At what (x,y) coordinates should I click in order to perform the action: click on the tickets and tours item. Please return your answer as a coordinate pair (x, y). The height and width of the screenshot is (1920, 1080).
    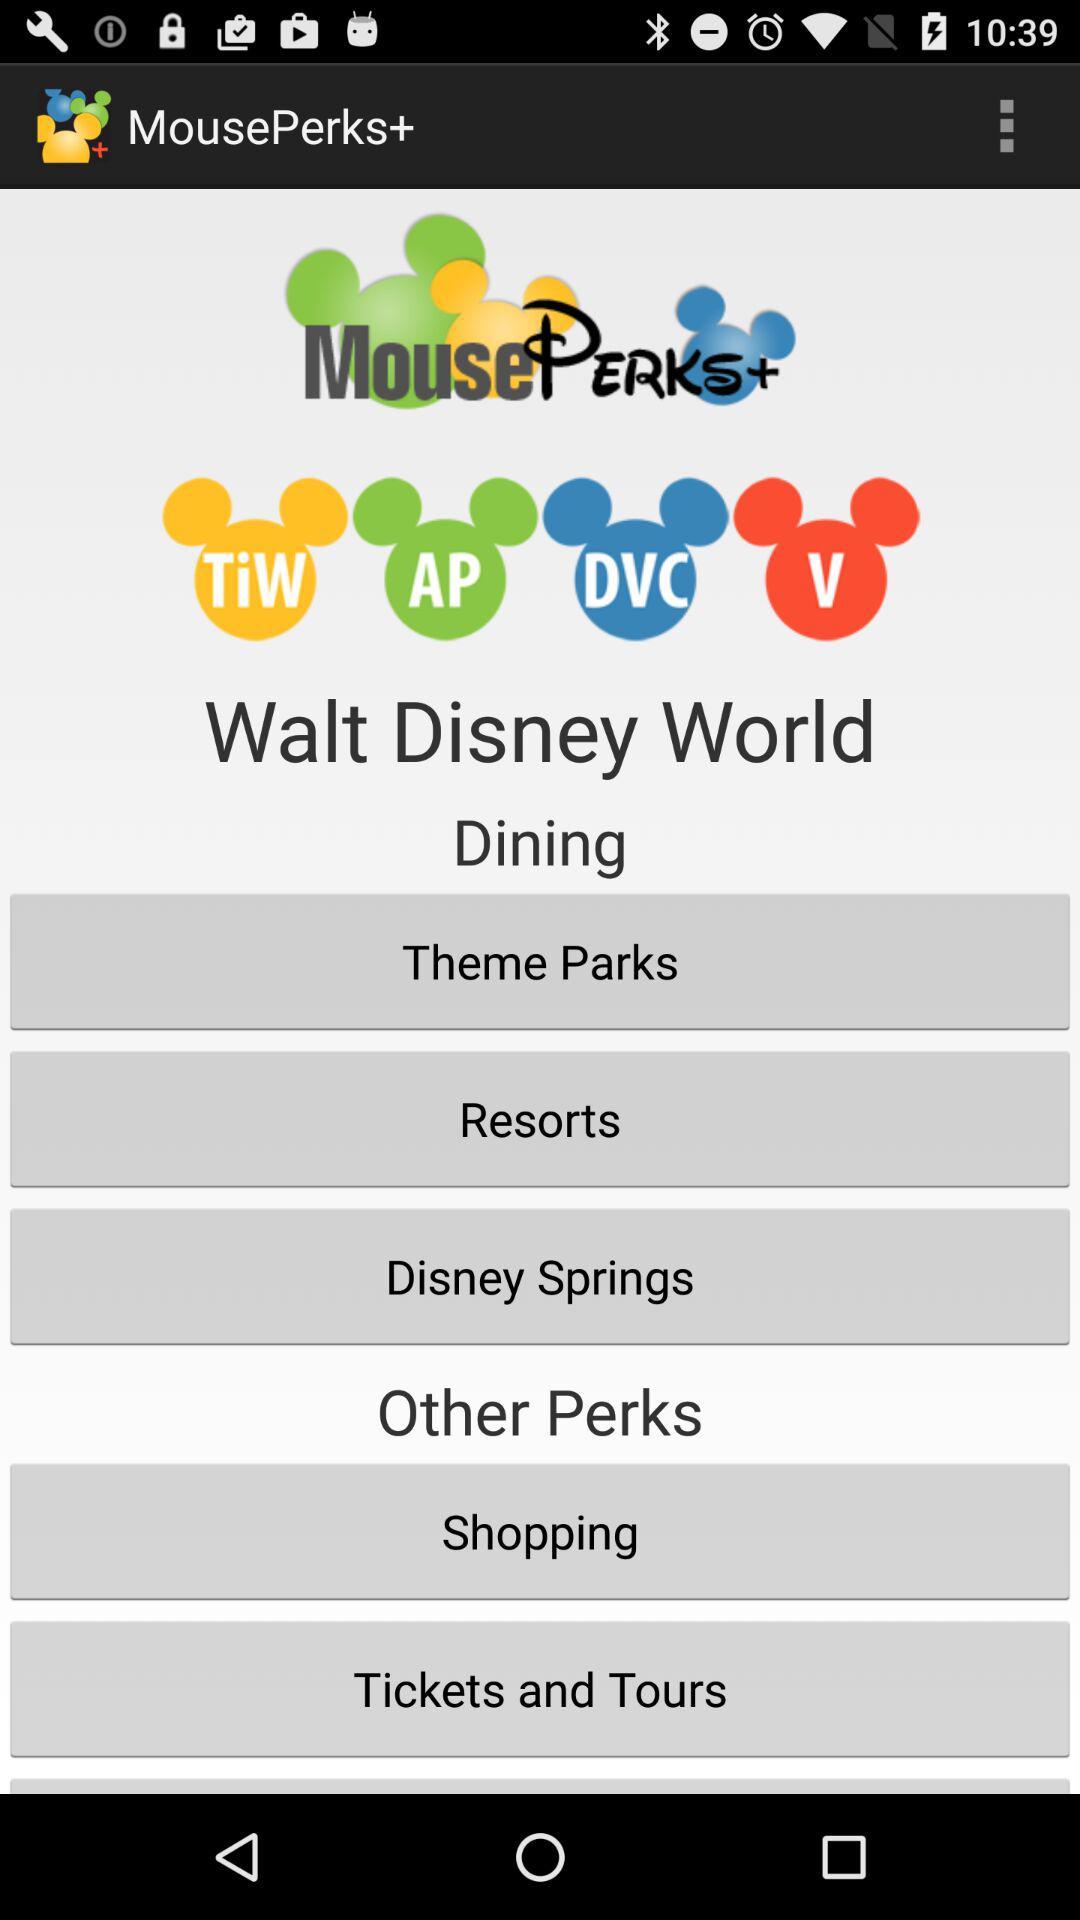
    Looking at the image, I should click on (540, 1688).